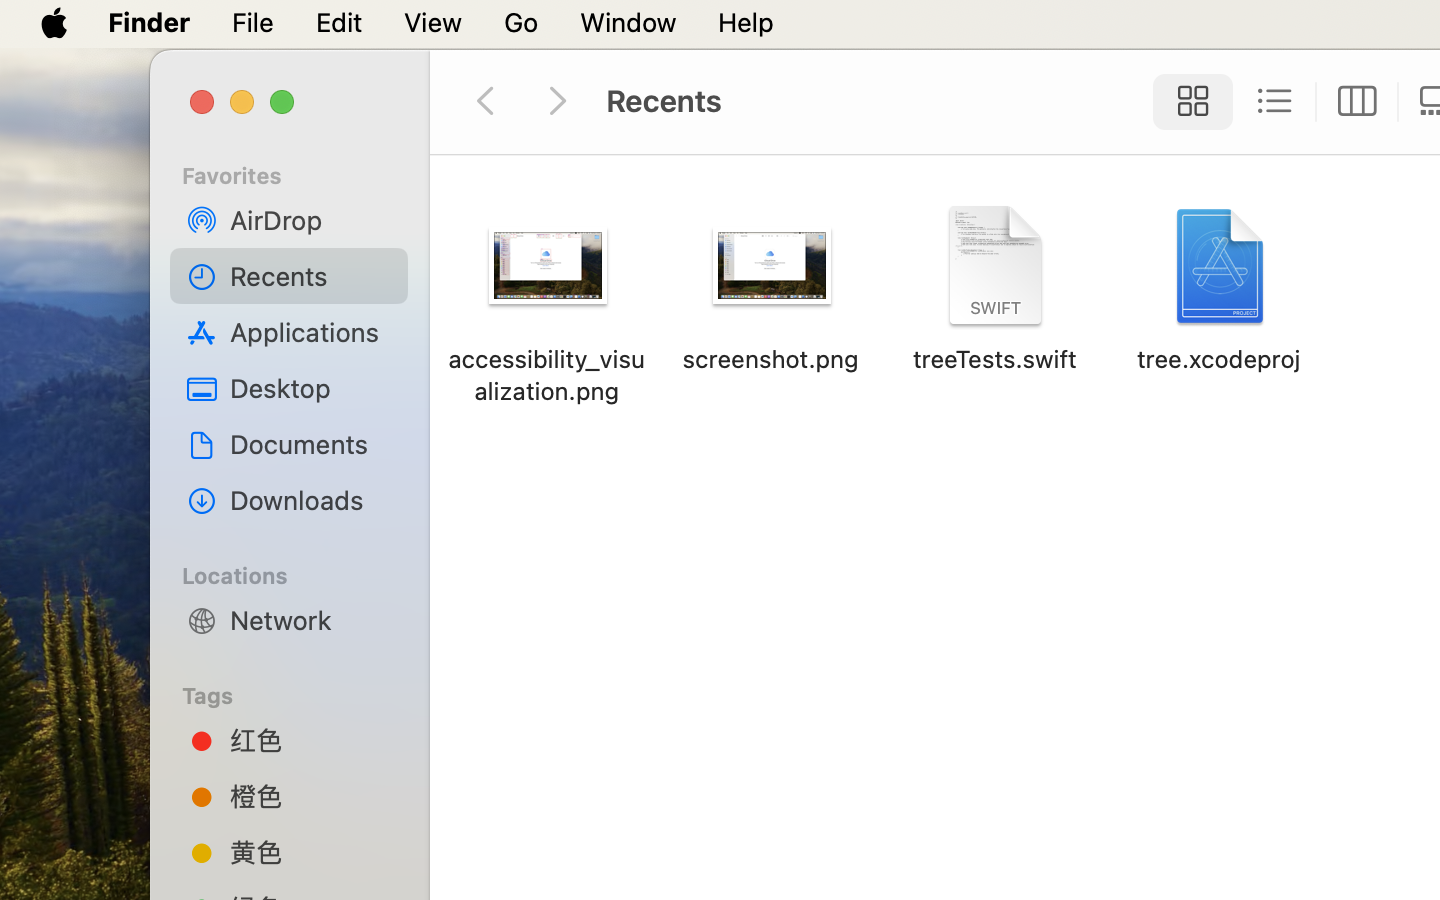 The width and height of the screenshot is (1440, 900). I want to click on 'Applications', so click(311, 331).